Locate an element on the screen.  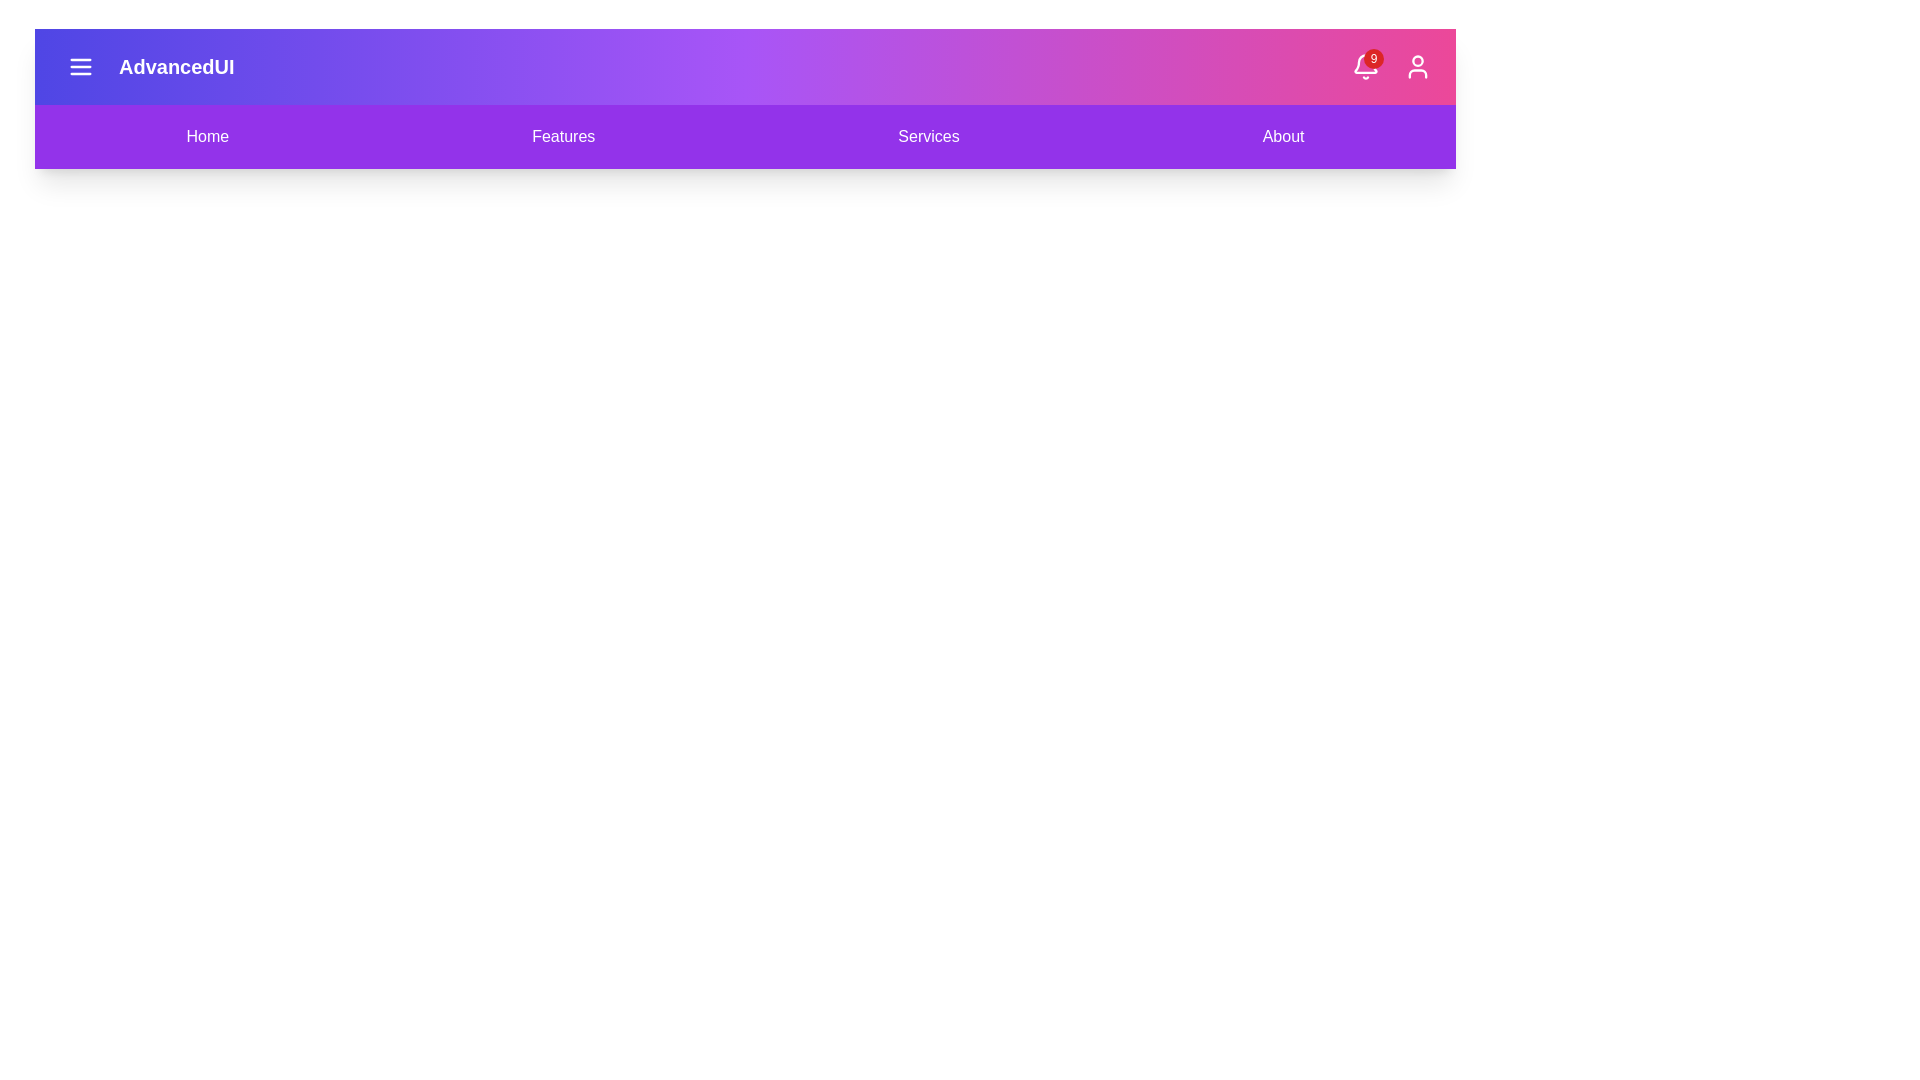
the Features navigation menu item is located at coordinates (562, 136).